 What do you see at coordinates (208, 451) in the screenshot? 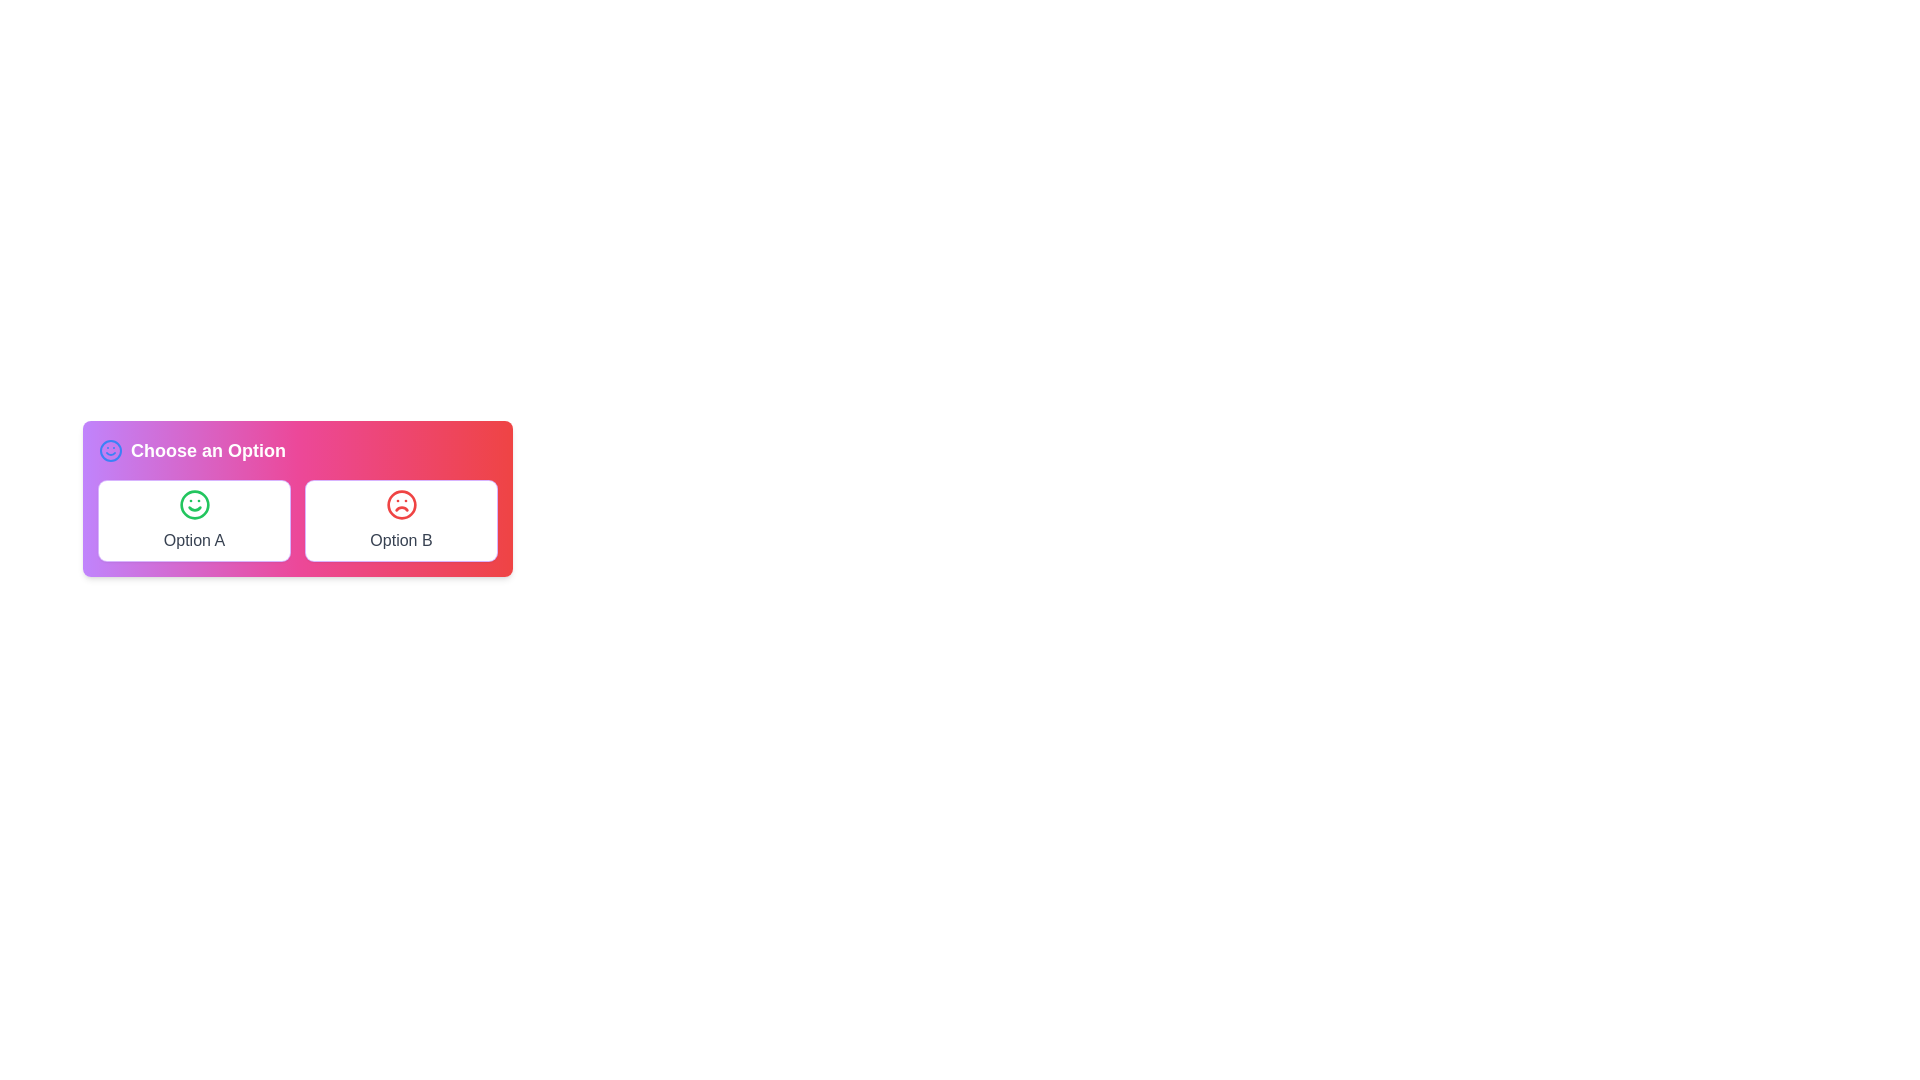
I see `the Text Label that serves as a title or prompt for the choices presented below, located to the right of a smiley face icon` at bounding box center [208, 451].